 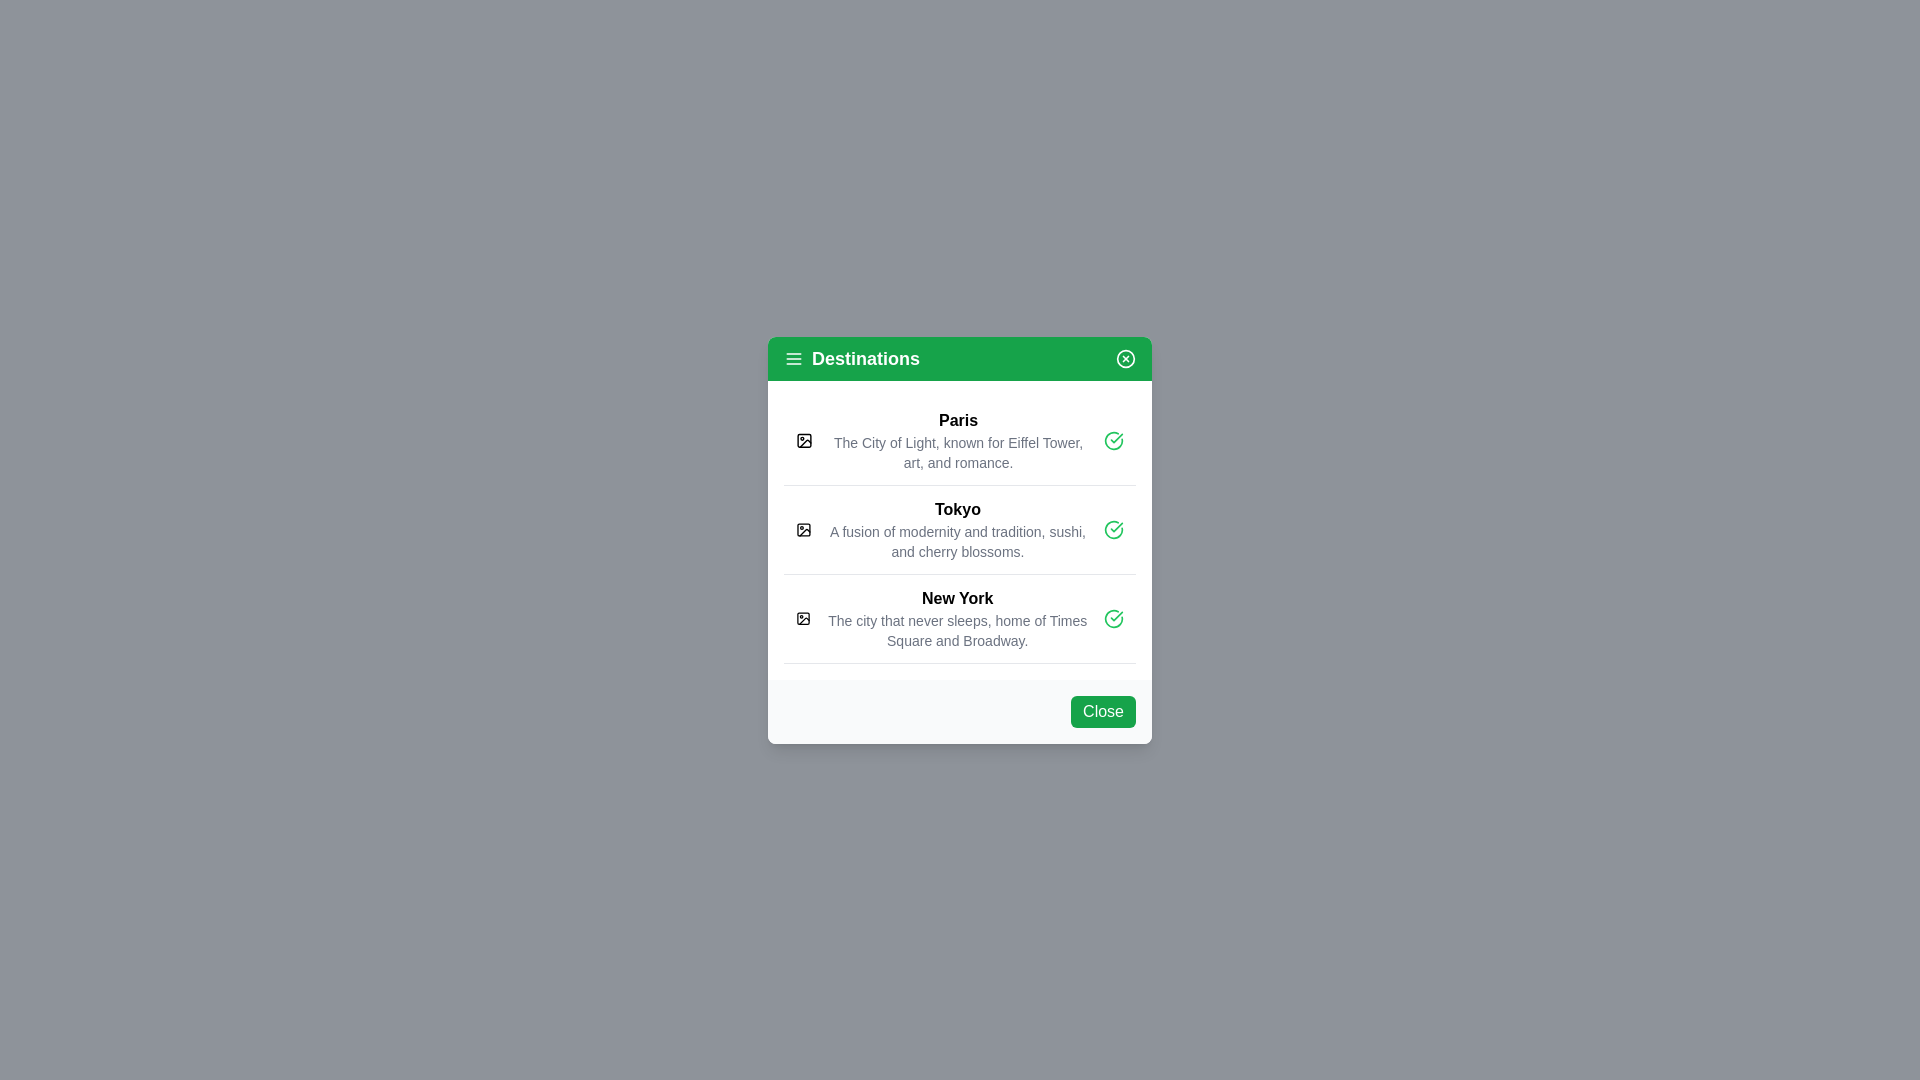 I want to click on the close button located at the bottom-right of the modal dialog to observe the hover effect, so click(x=960, y=709).